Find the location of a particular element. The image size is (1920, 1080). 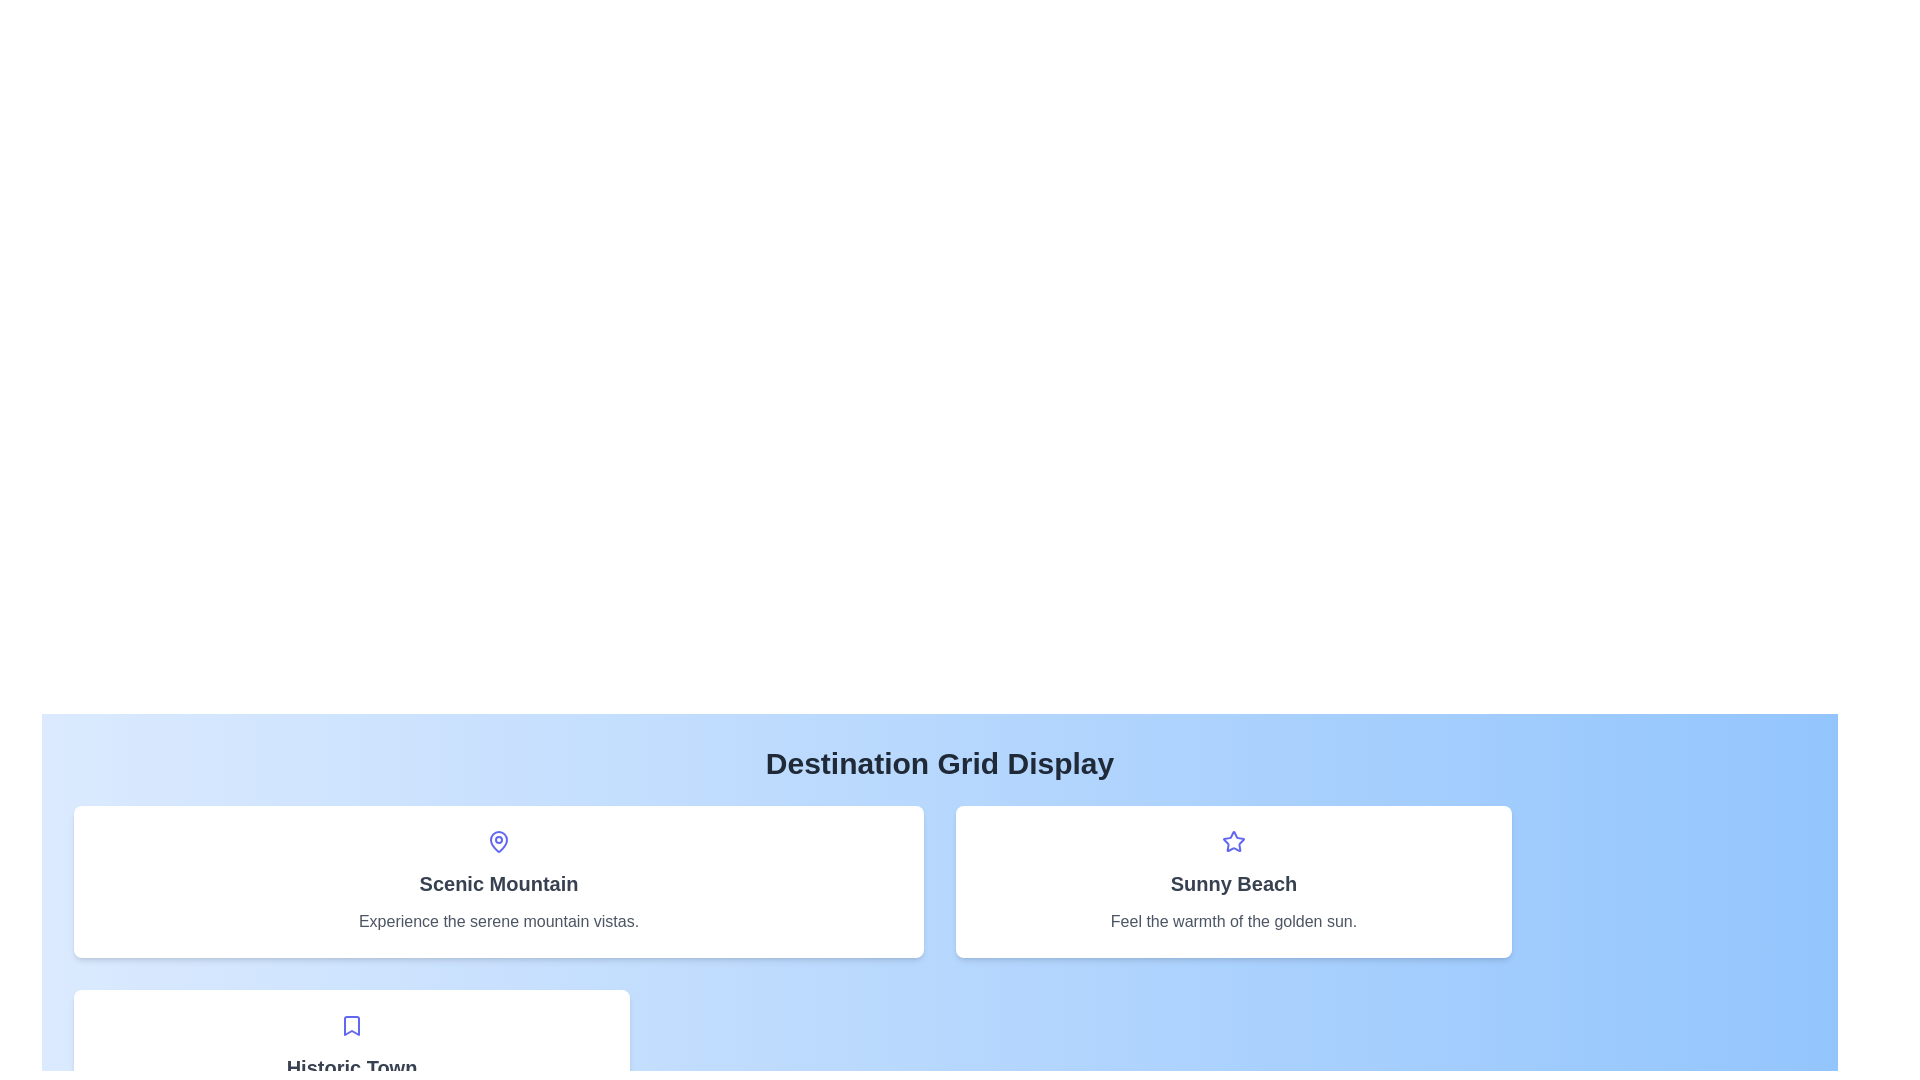

the 'Scenic Mountain' Information Card located in the top-left corner of the grid is located at coordinates (499, 881).